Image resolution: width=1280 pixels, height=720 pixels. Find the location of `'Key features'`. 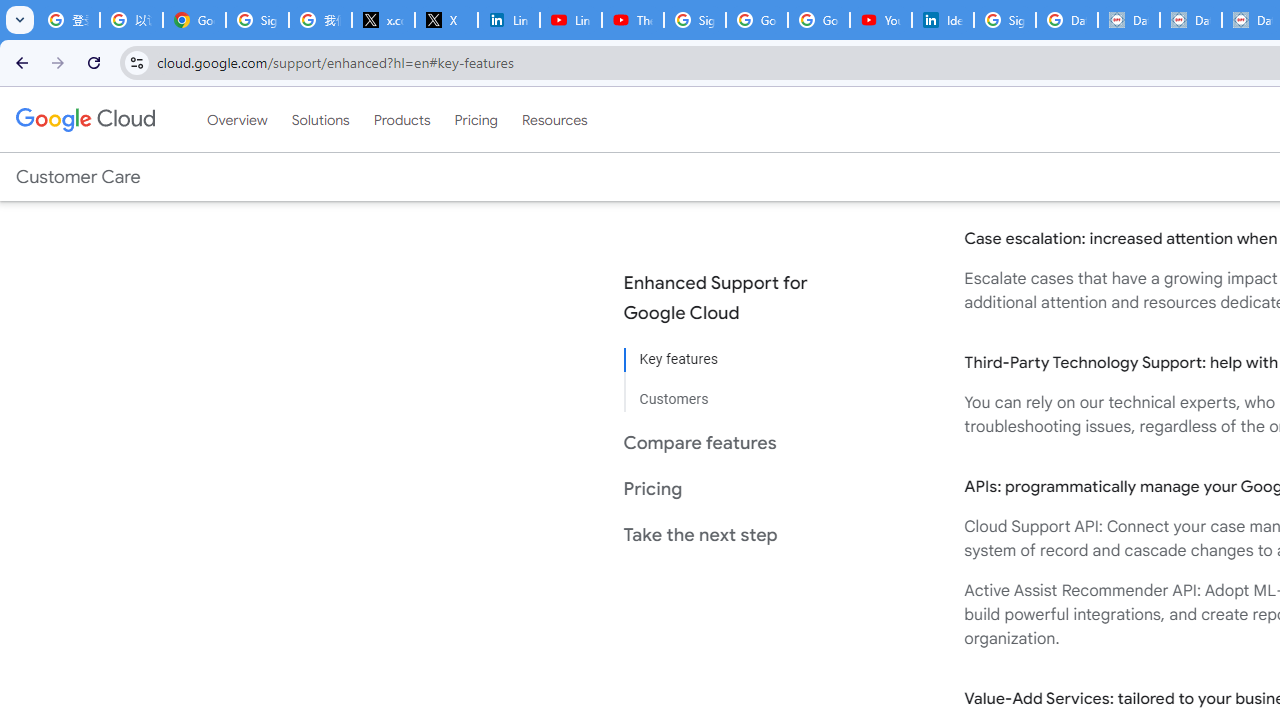

'Key features' is located at coordinates (731, 360).